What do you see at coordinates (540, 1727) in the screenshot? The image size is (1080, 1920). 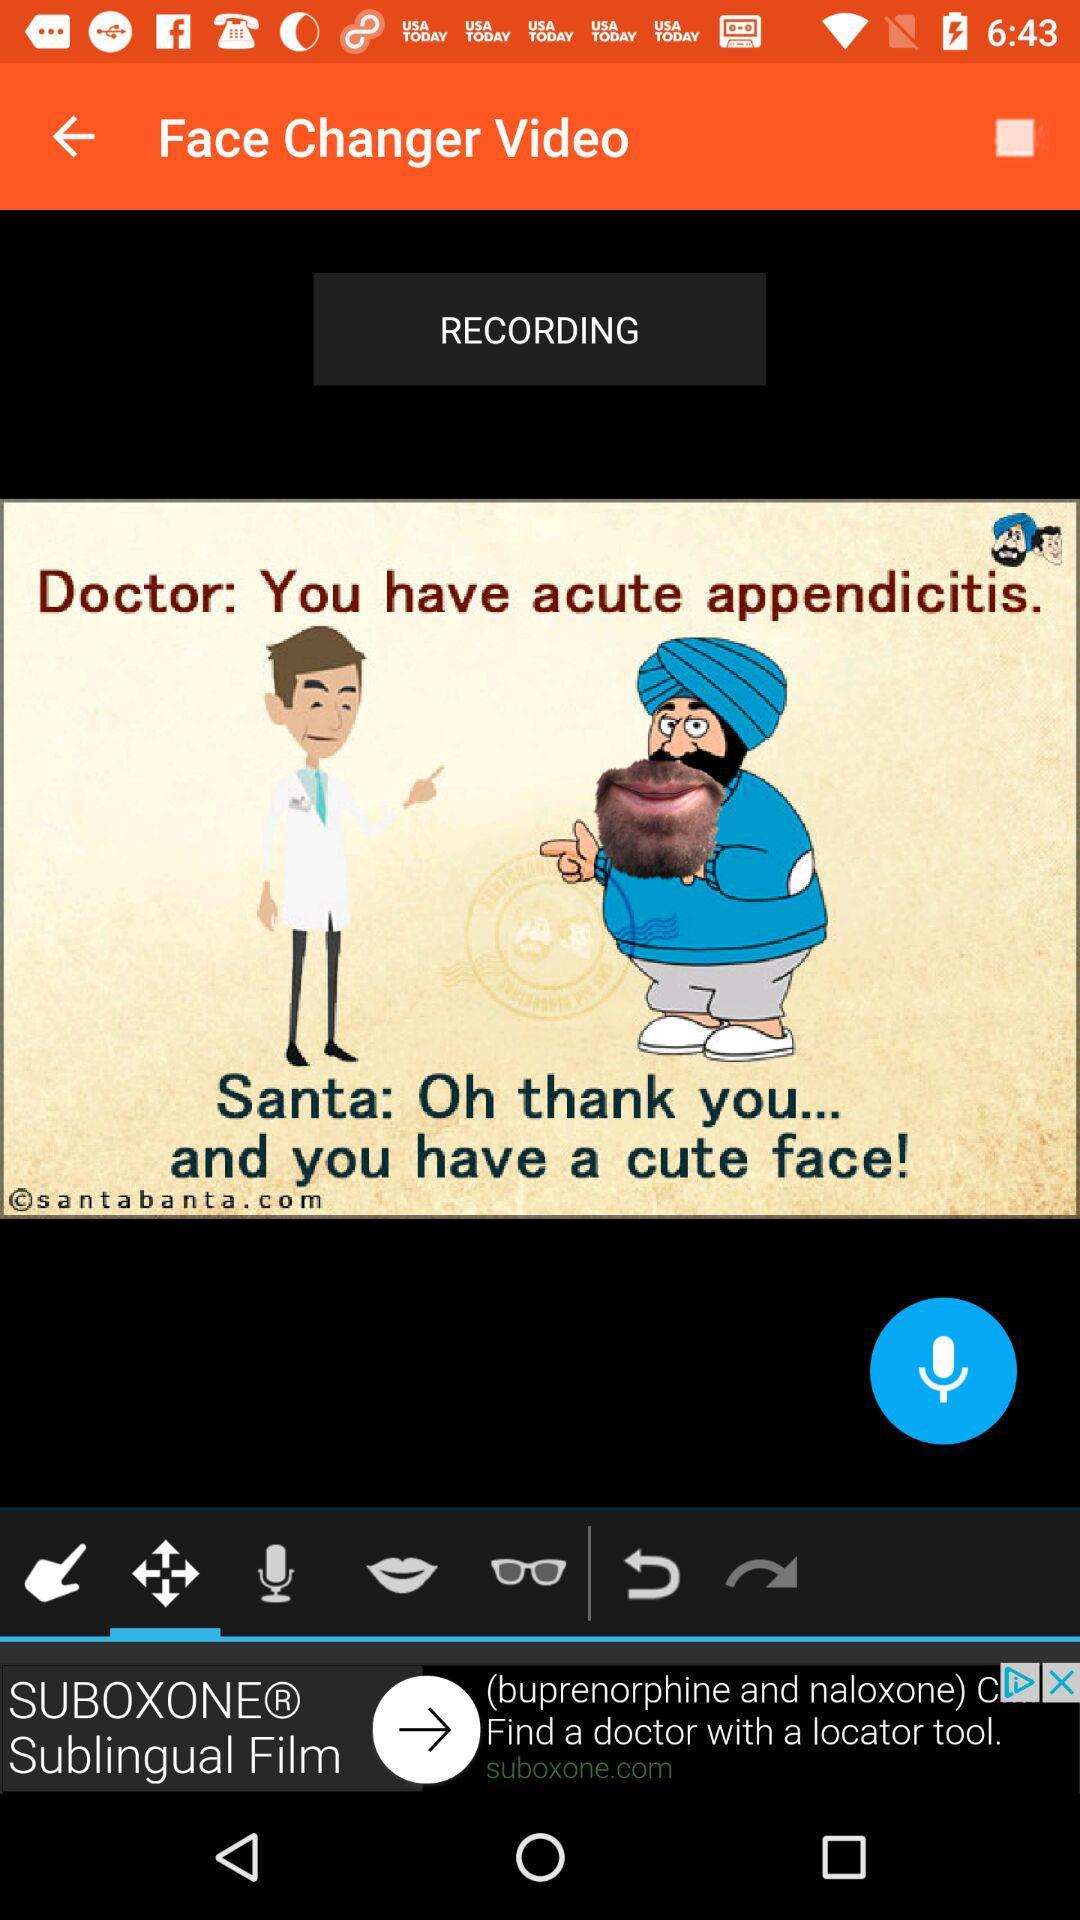 I see `advertisement` at bounding box center [540, 1727].